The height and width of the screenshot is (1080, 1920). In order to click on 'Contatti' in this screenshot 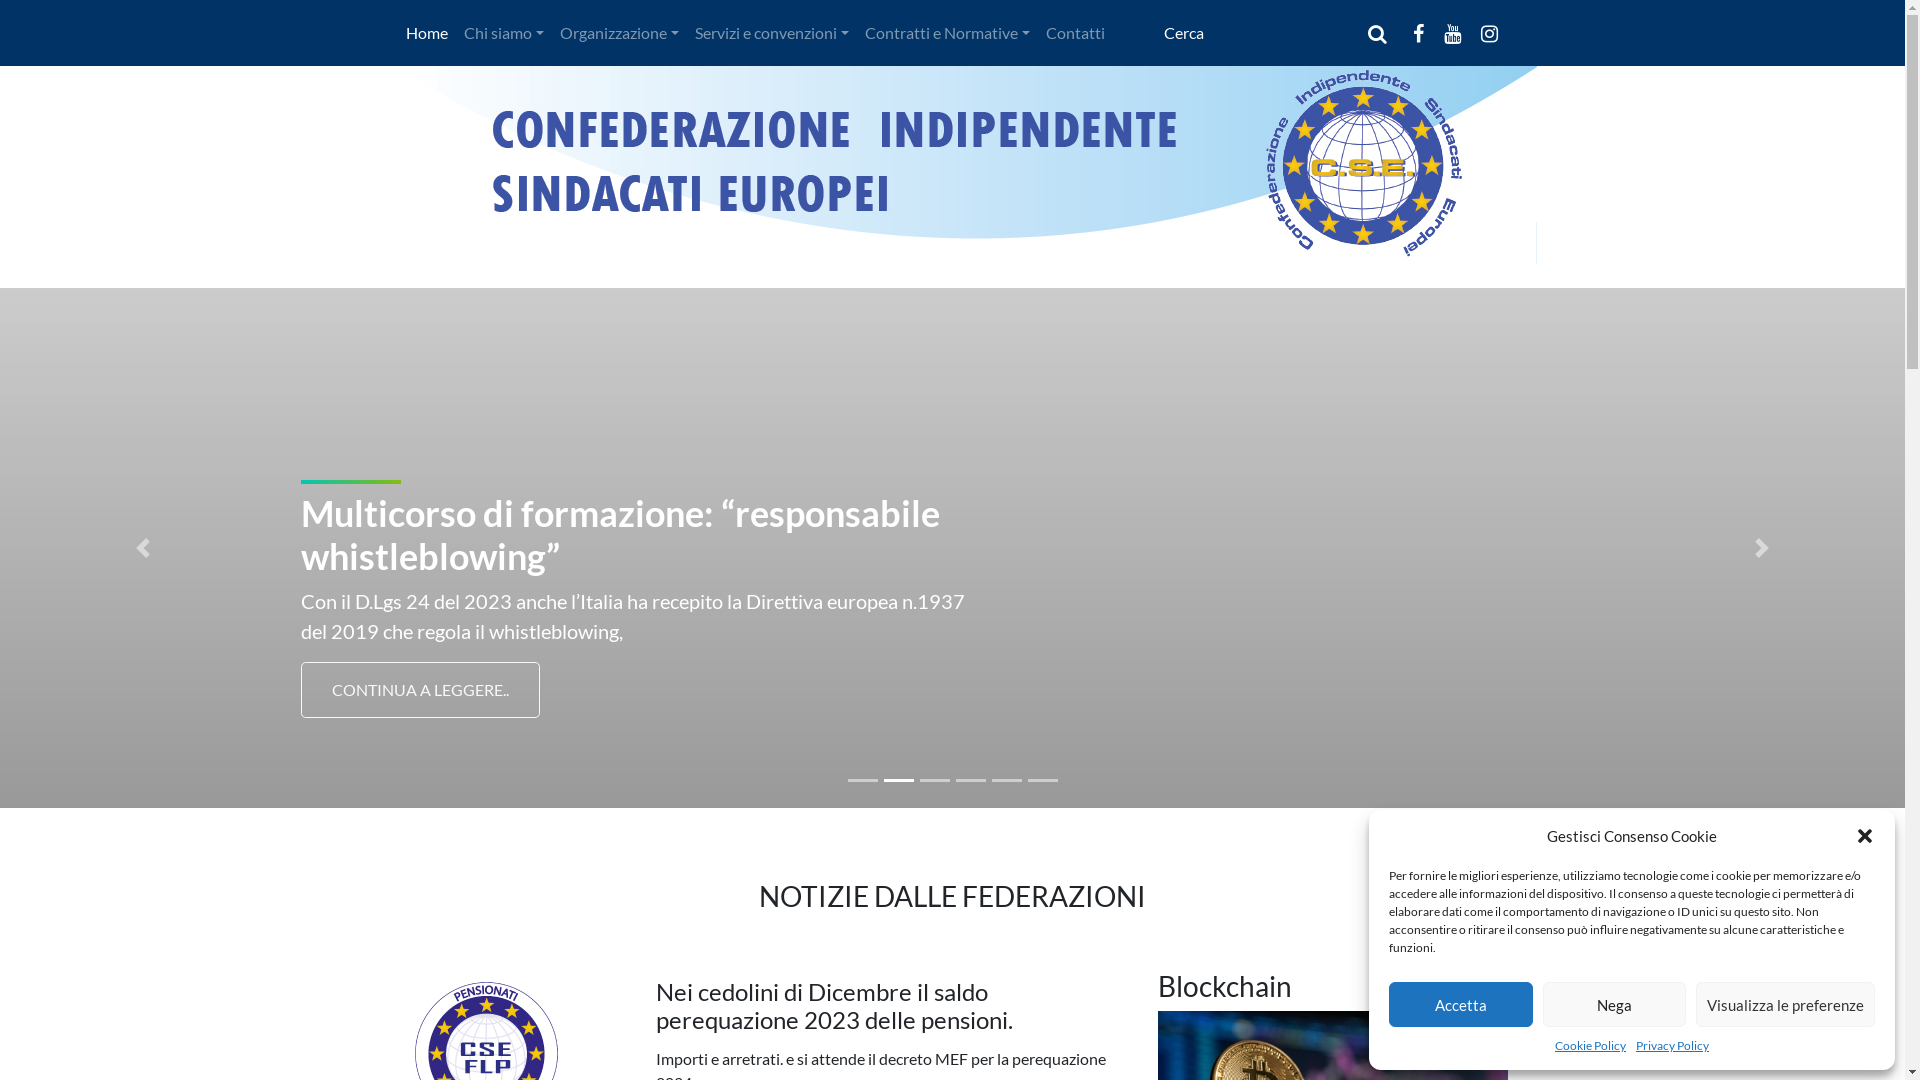, I will do `click(1074, 33)`.